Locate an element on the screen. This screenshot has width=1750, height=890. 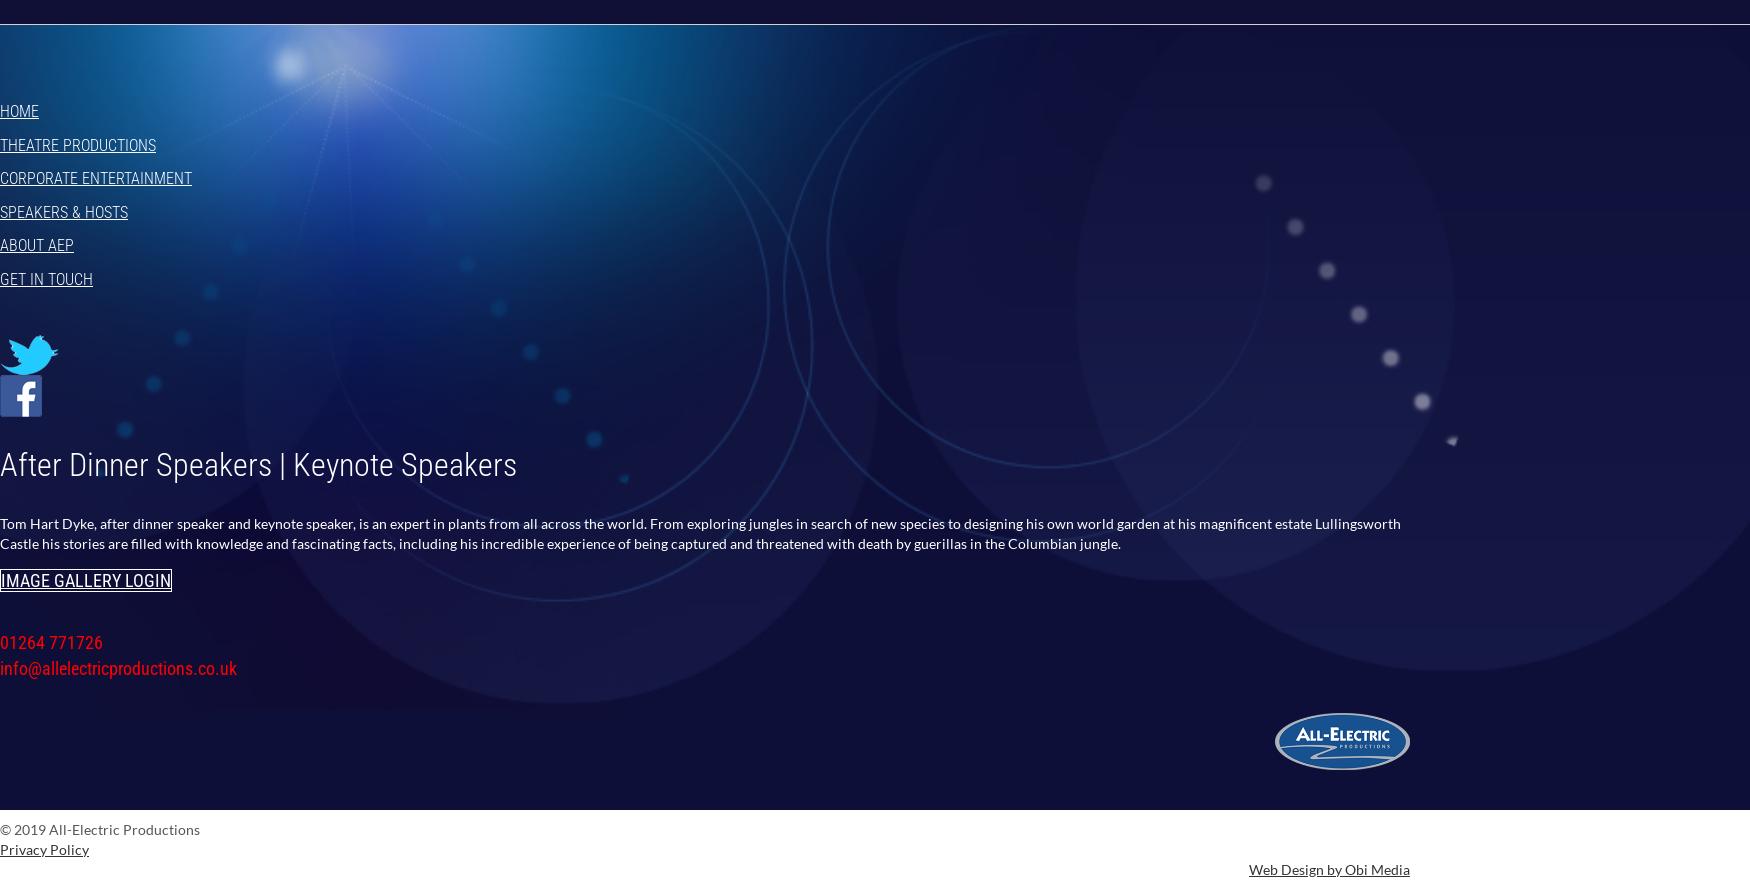
'Image gallery login' is located at coordinates (85, 579).